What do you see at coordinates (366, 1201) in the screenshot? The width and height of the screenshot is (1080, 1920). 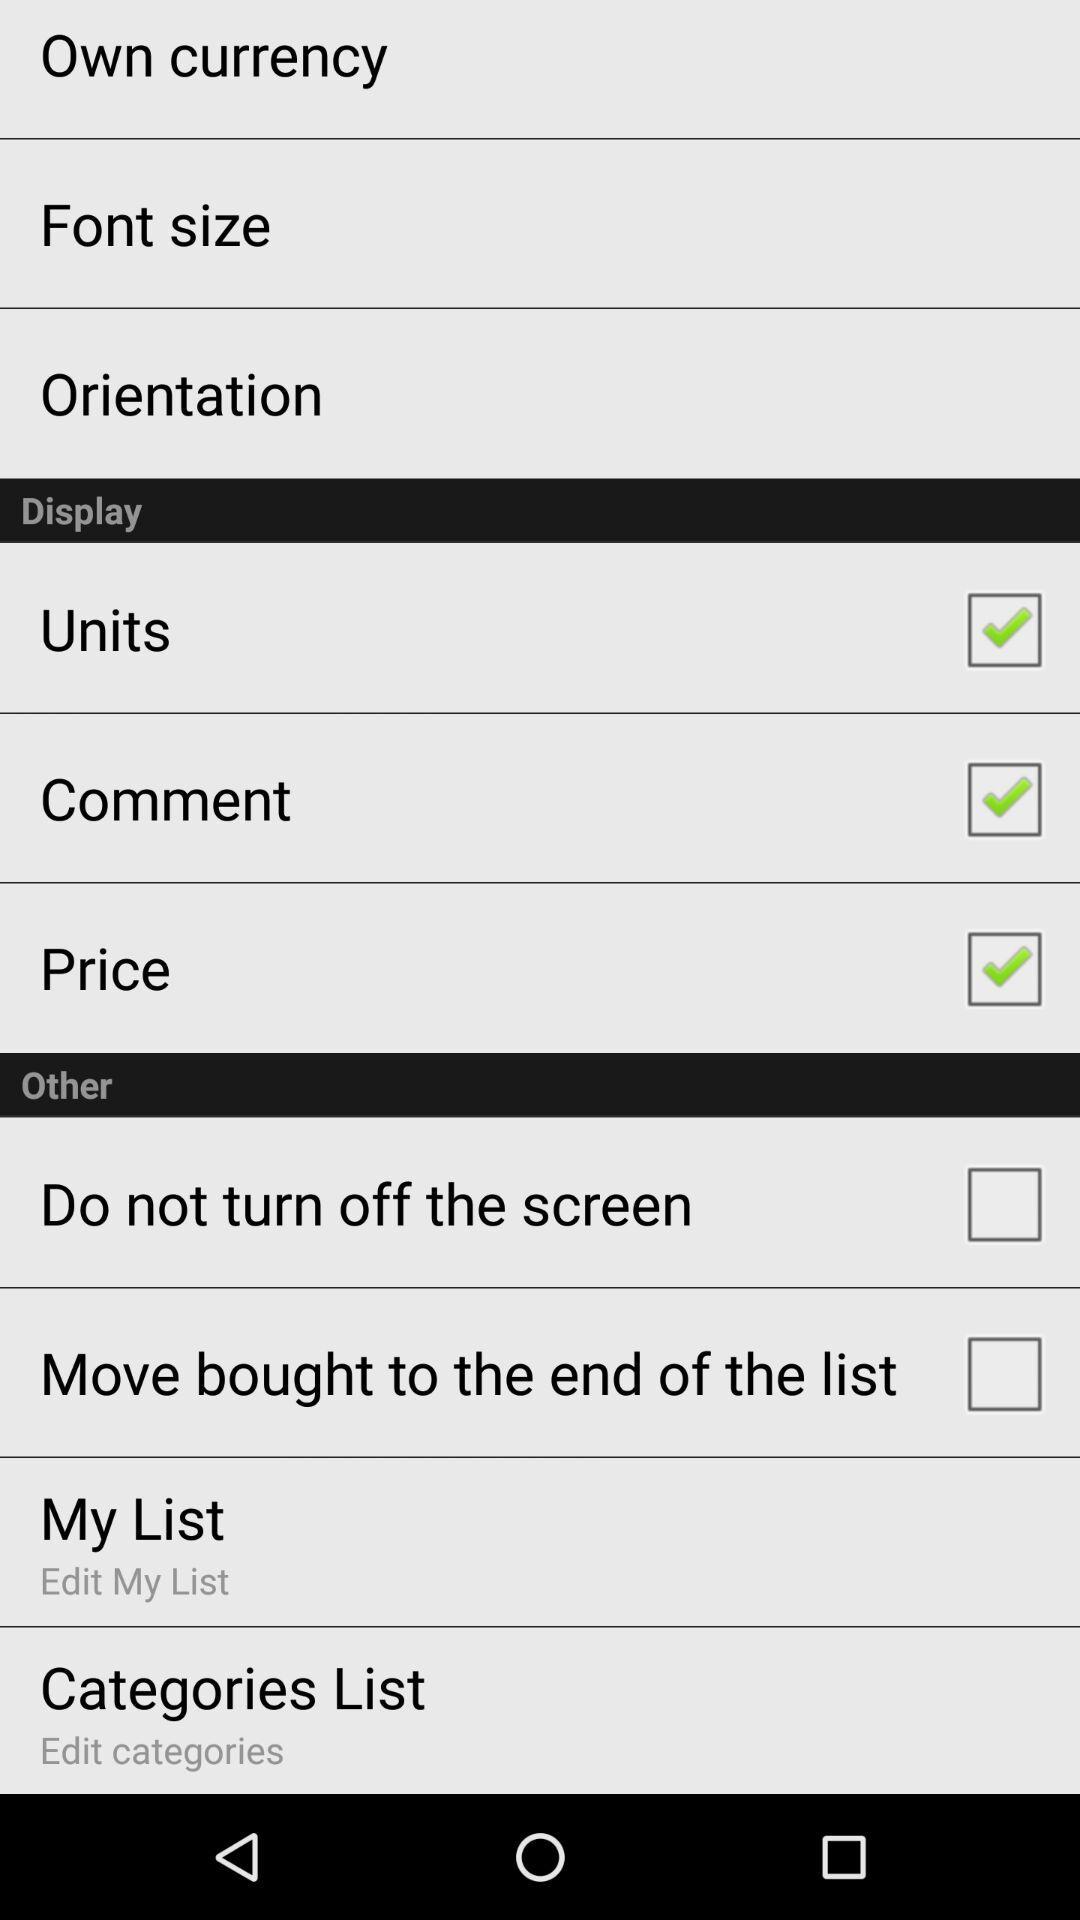 I see `icon below the other app` at bounding box center [366, 1201].